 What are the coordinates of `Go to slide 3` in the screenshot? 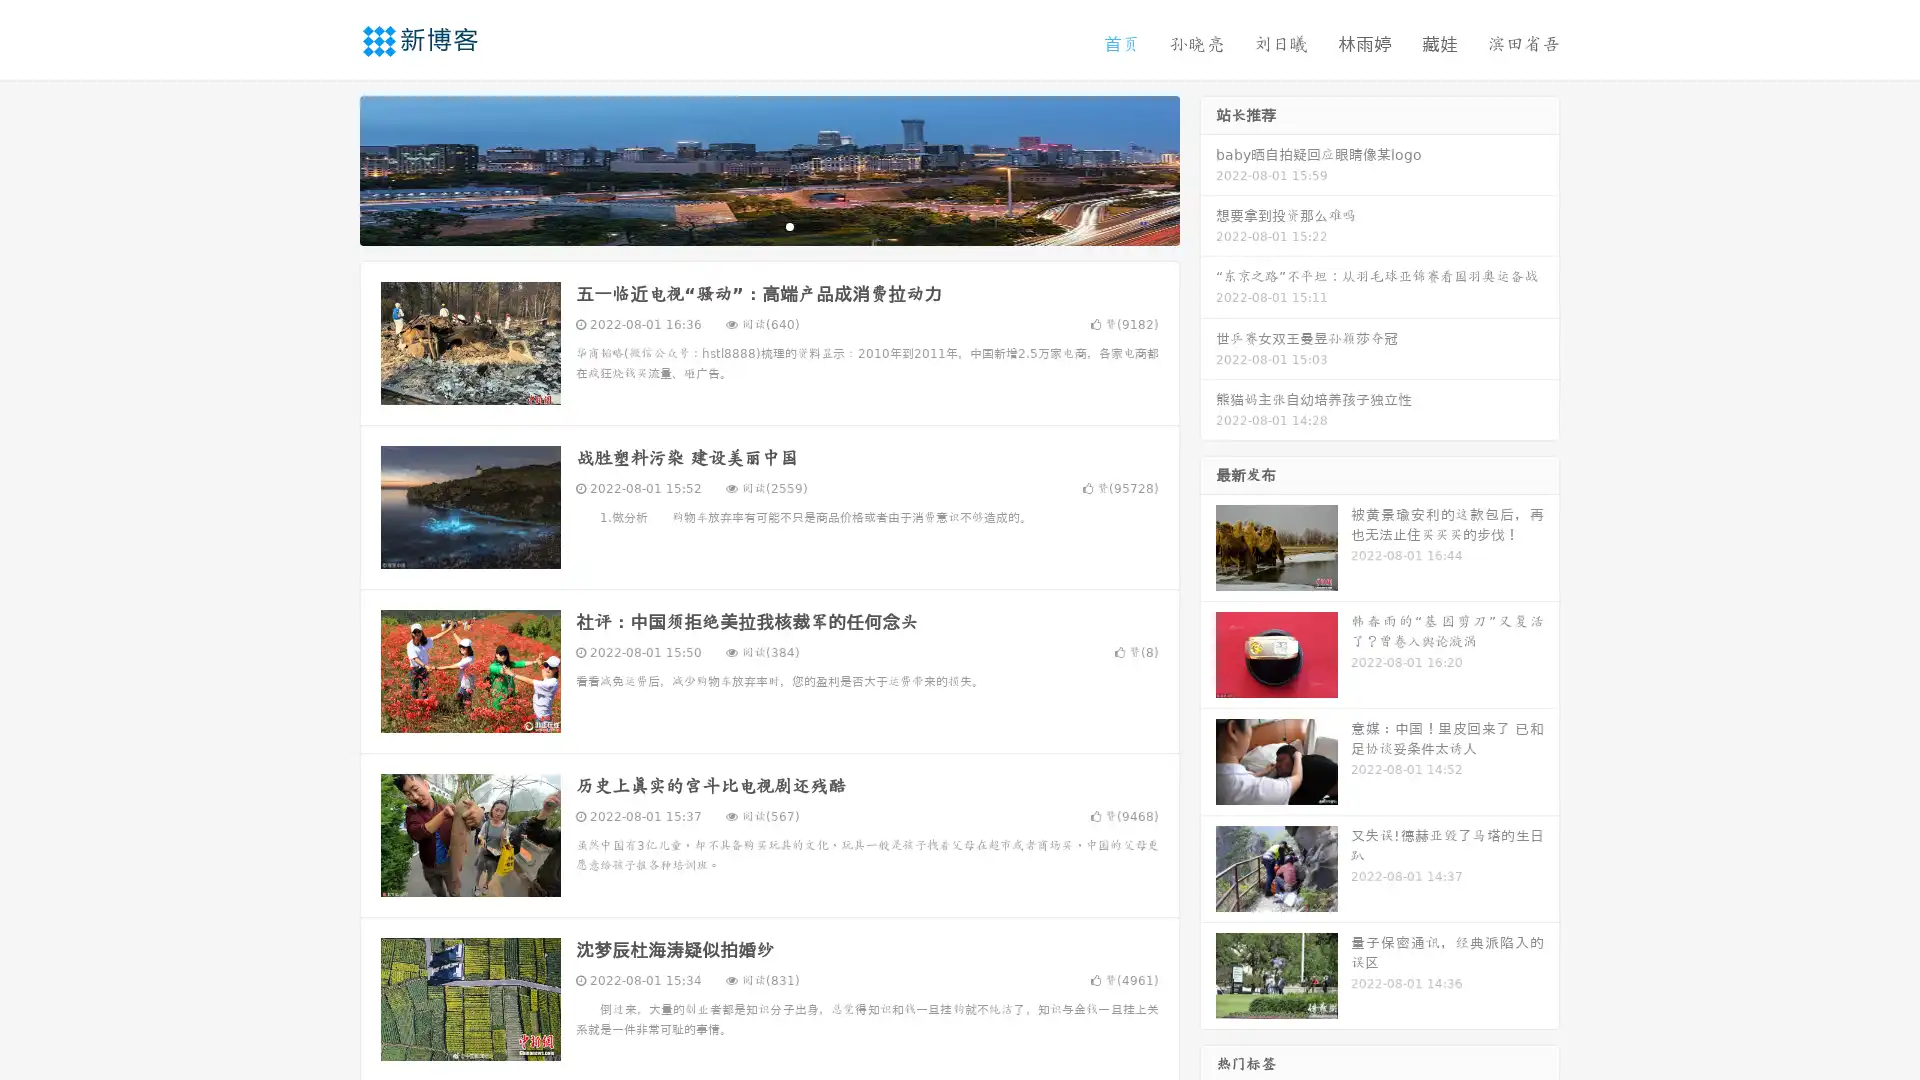 It's located at (789, 225).